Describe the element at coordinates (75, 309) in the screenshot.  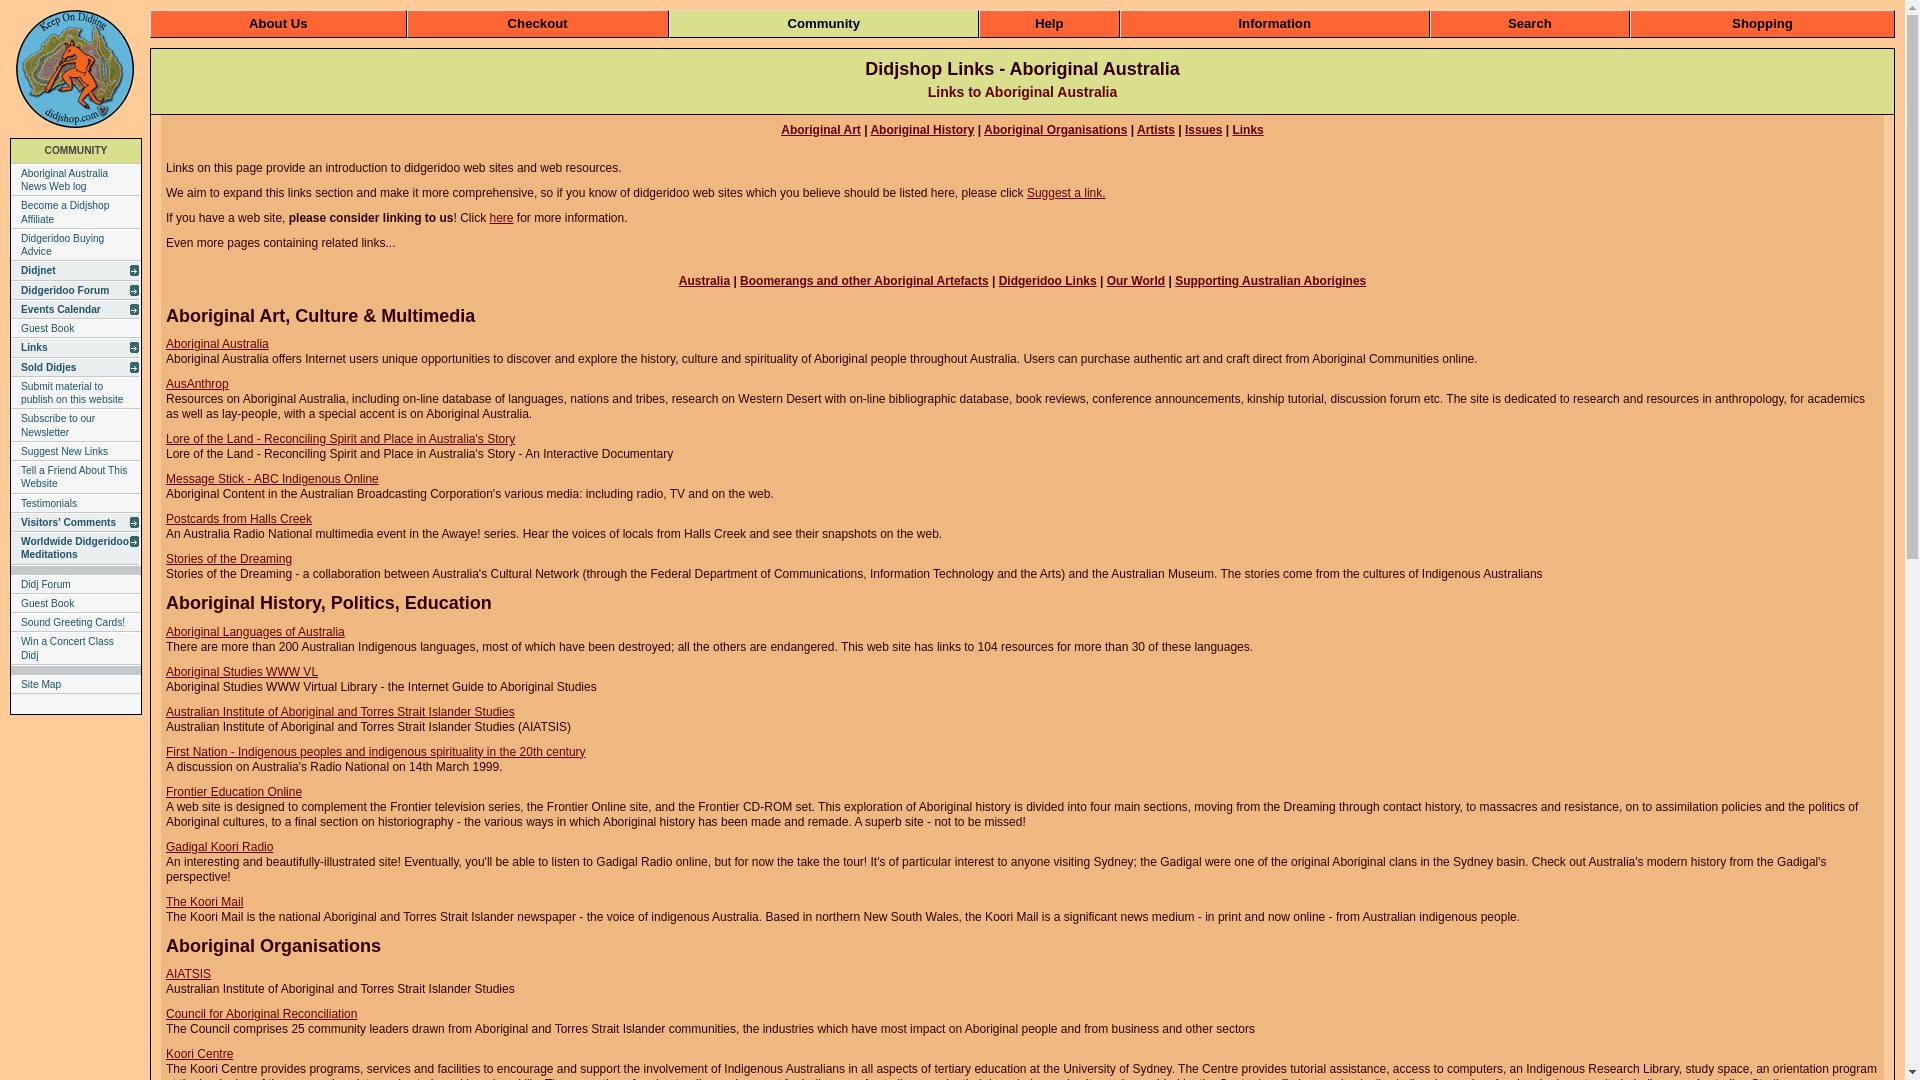
I see `'Events Calendar'` at that location.